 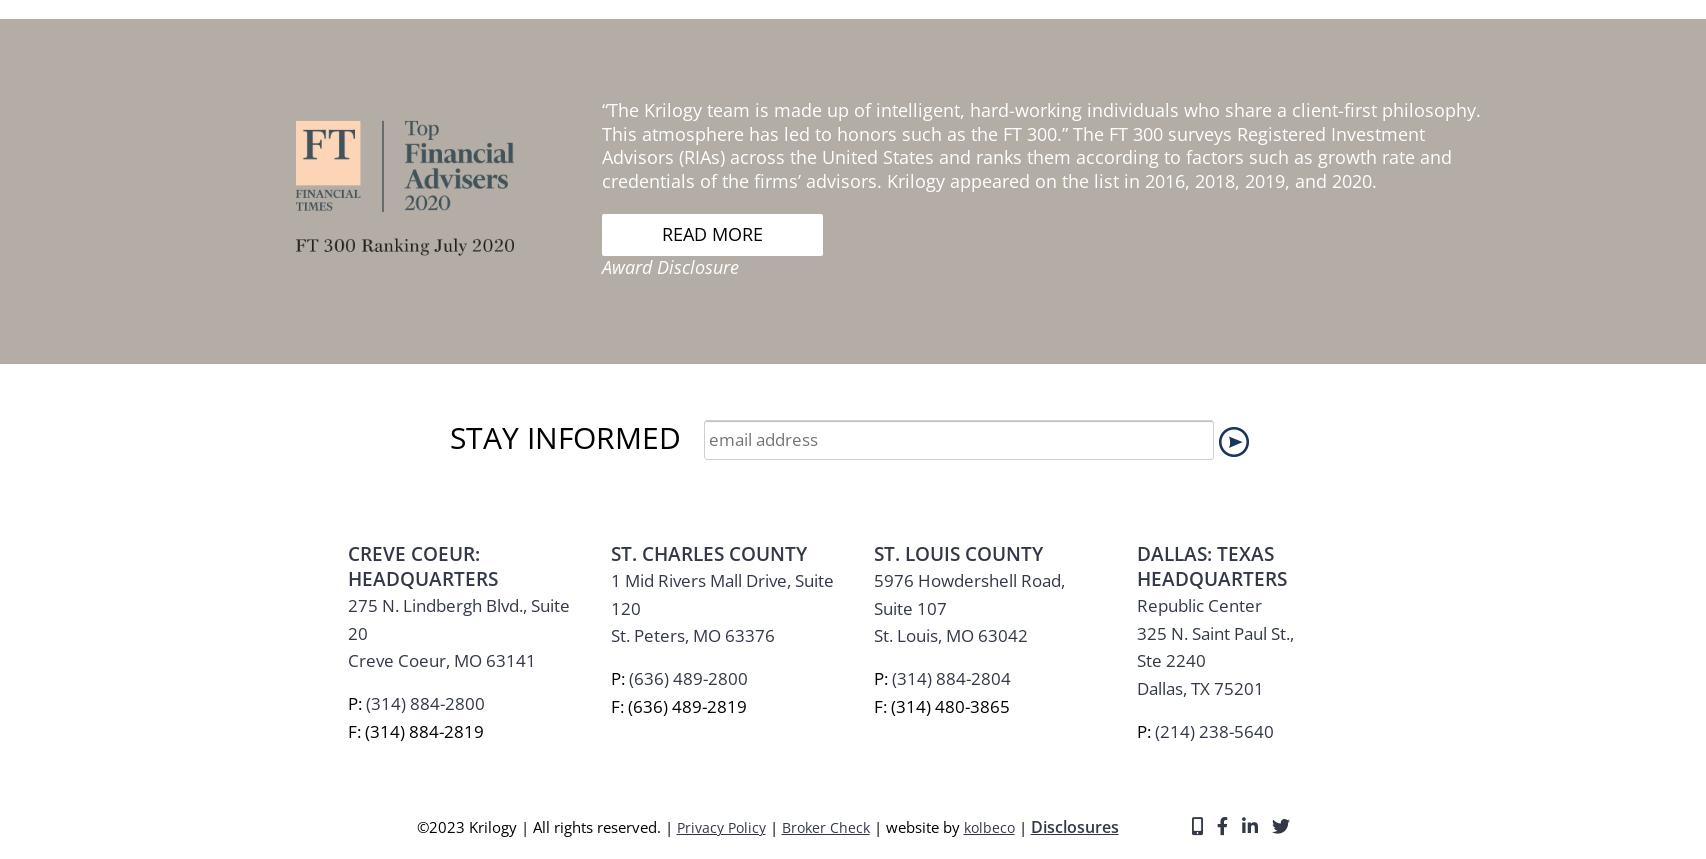 What do you see at coordinates (941, 177) in the screenshot?
I see `'F: (314) 480-3865'` at bounding box center [941, 177].